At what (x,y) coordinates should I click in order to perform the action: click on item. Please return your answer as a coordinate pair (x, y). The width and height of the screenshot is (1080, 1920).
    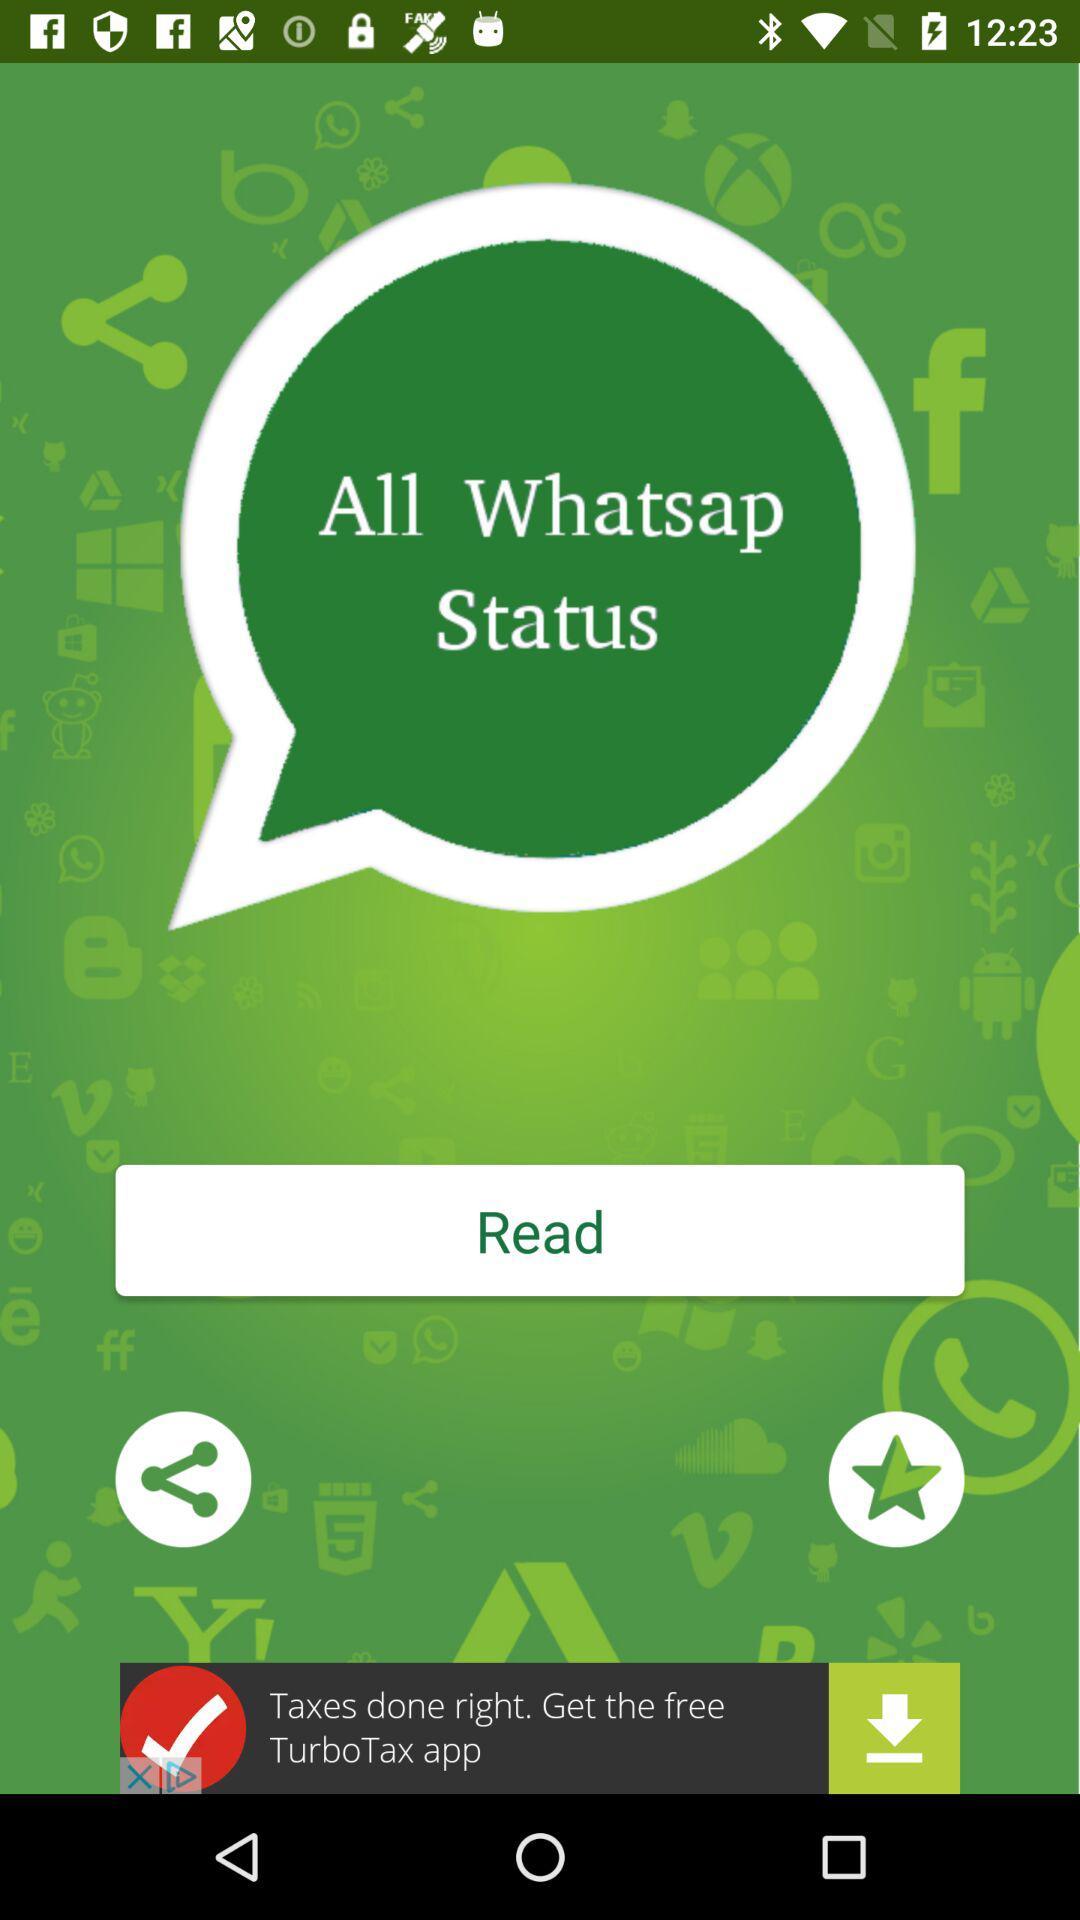
    Looking at the image, I should click on (895, 1479).